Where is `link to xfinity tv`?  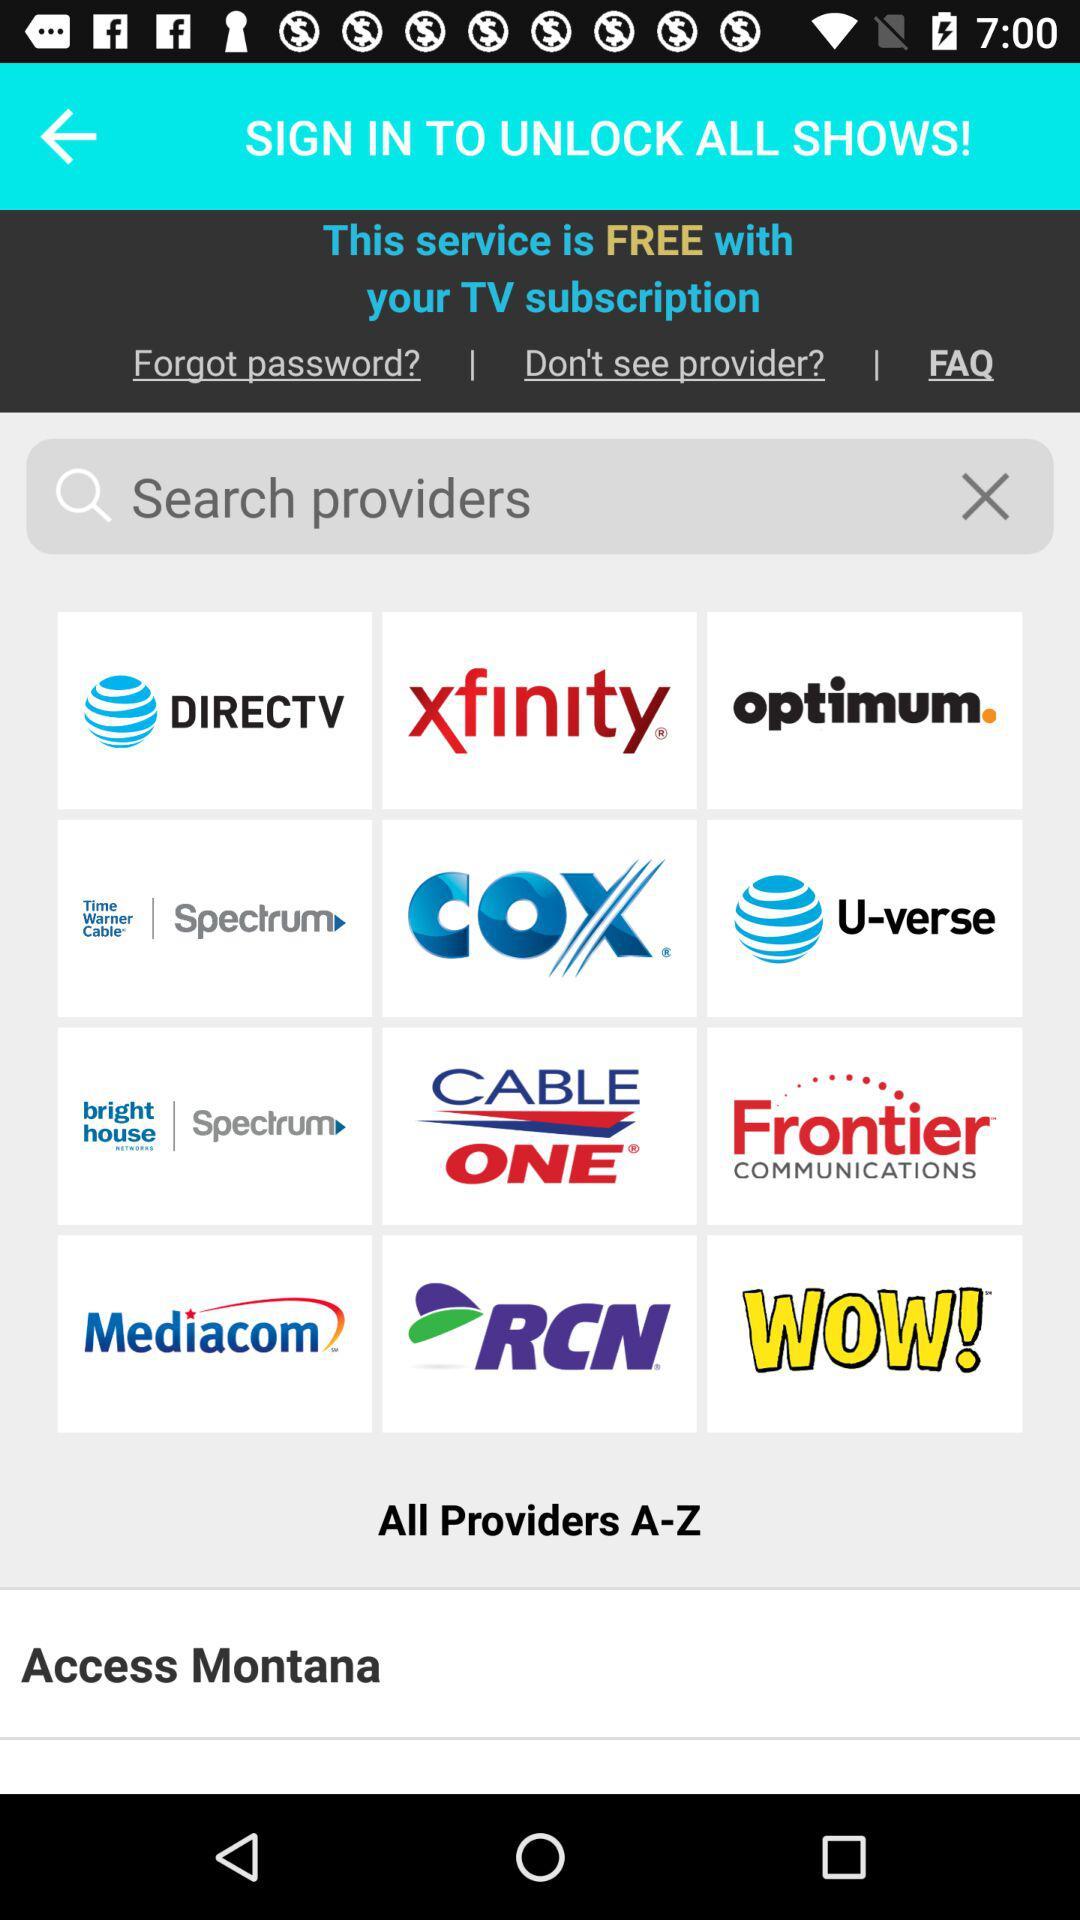 link to xfinity tv is located at coordinates (538, 710).